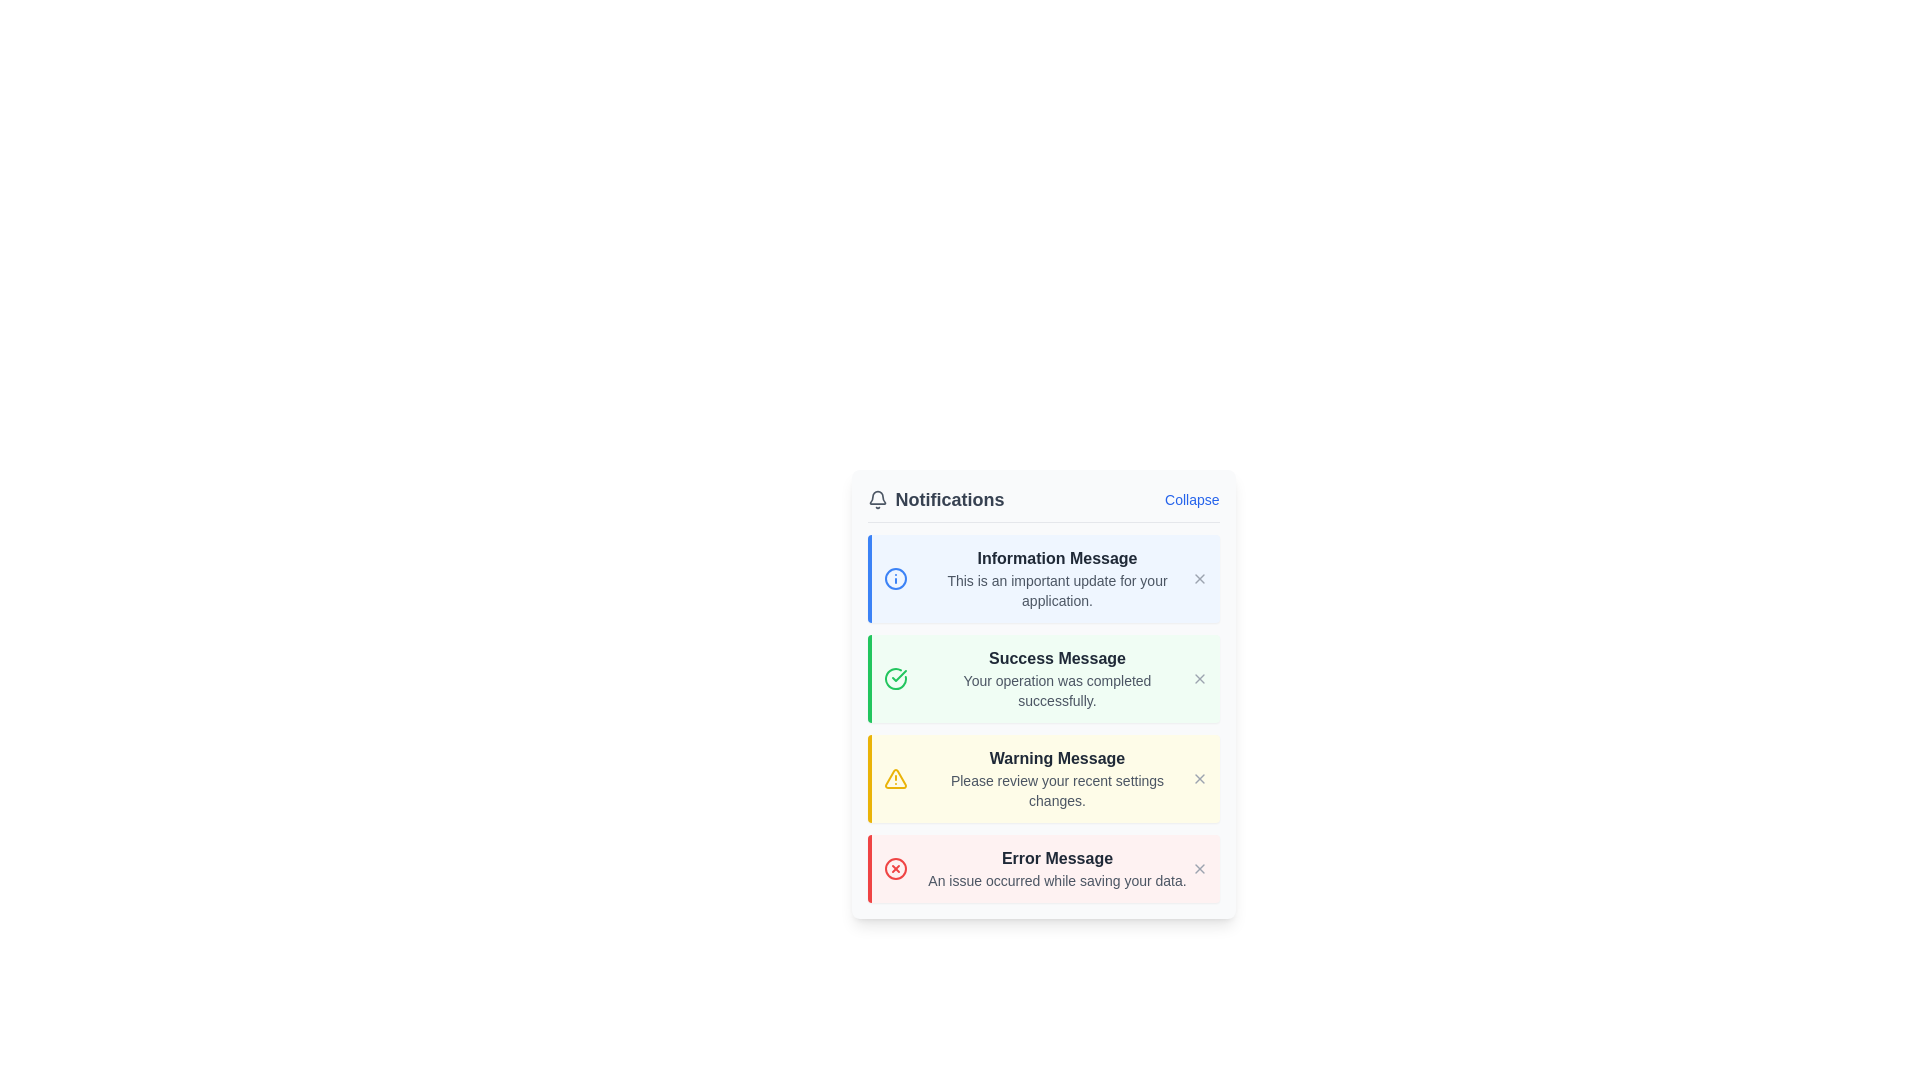  What do you see at coordinates (1042, 778) in the screenshot?
I see `the third notification box titled 'Warning Message'` at bounding box center [1042, 778].